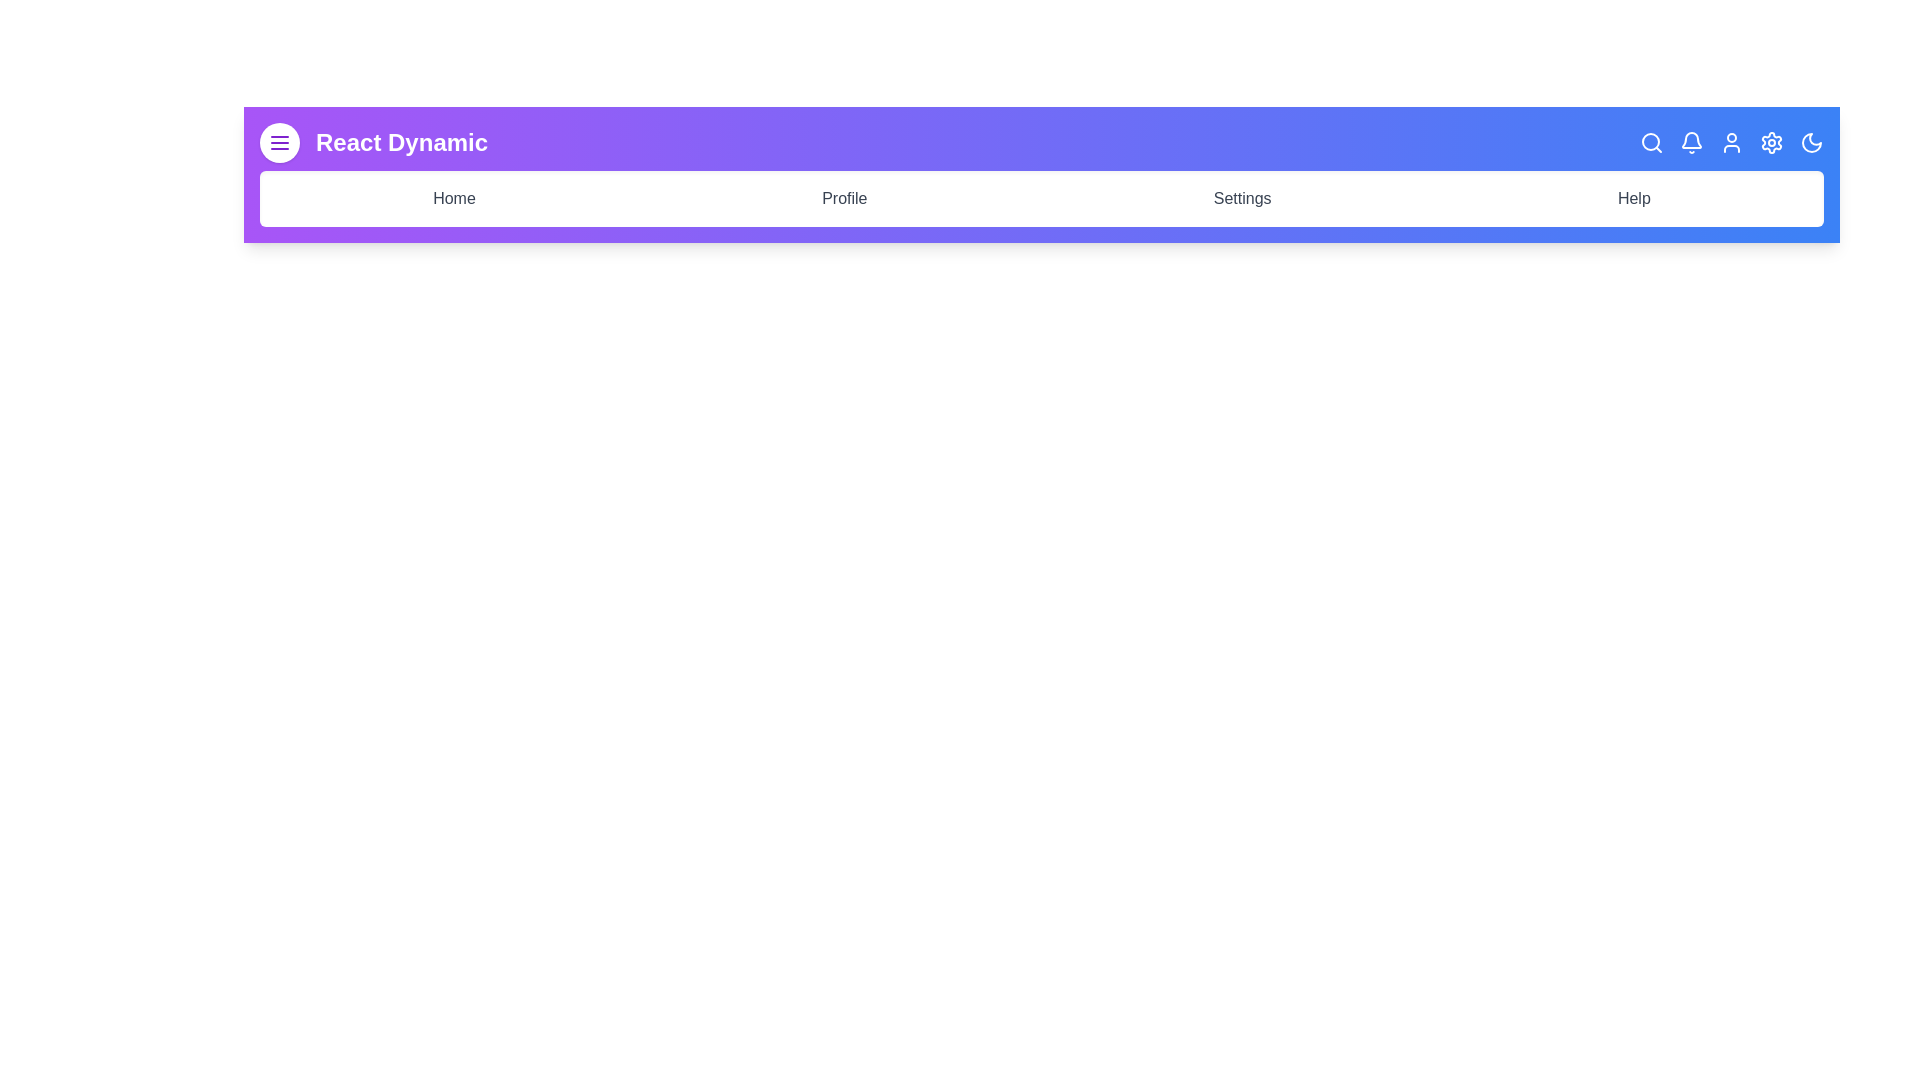 Image resolution: width=1920 pixels, height=1080 pixels. I want to click on the text React Dynamic in the navigation bar, so click(401, 141).